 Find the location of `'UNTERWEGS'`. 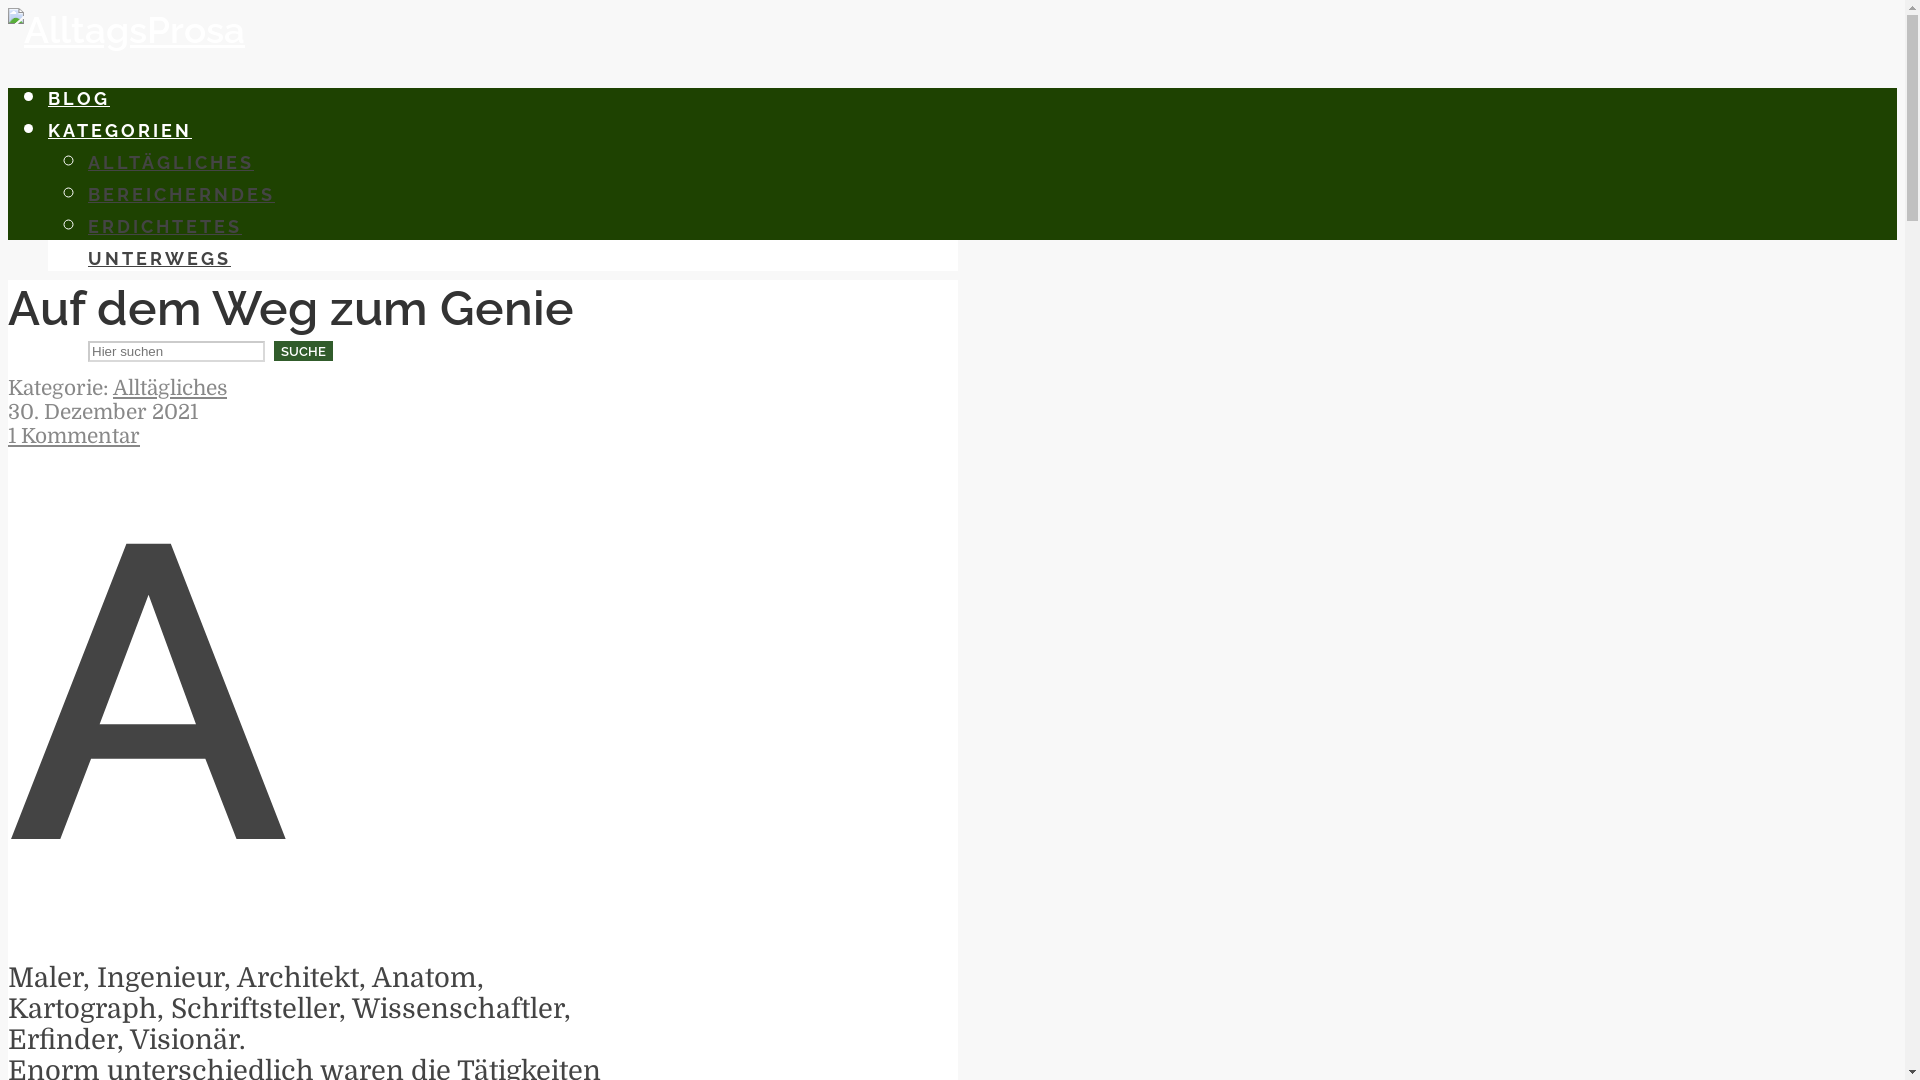

'UNTERWEGS' is located at coordinates (86, 257).